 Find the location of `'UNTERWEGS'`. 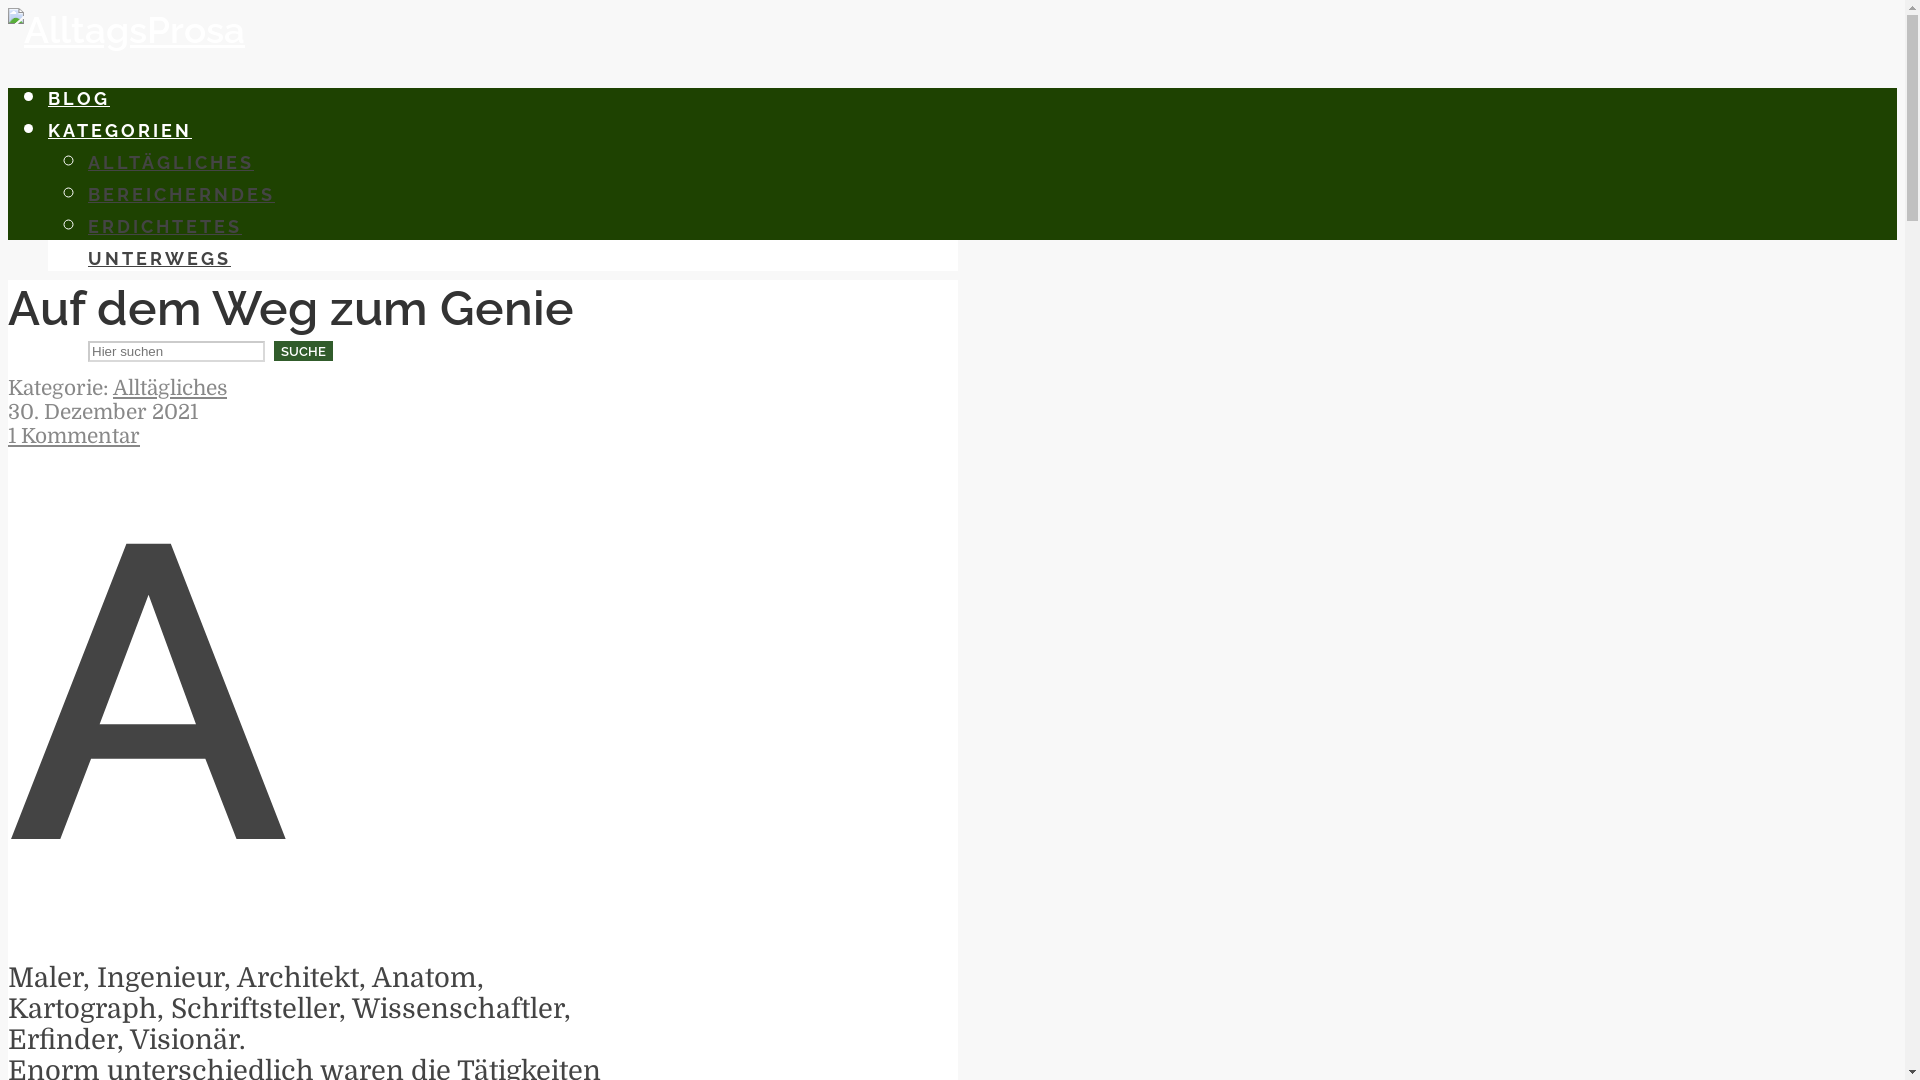

'UNTERWEGS' is located at coordinates (86, 257).